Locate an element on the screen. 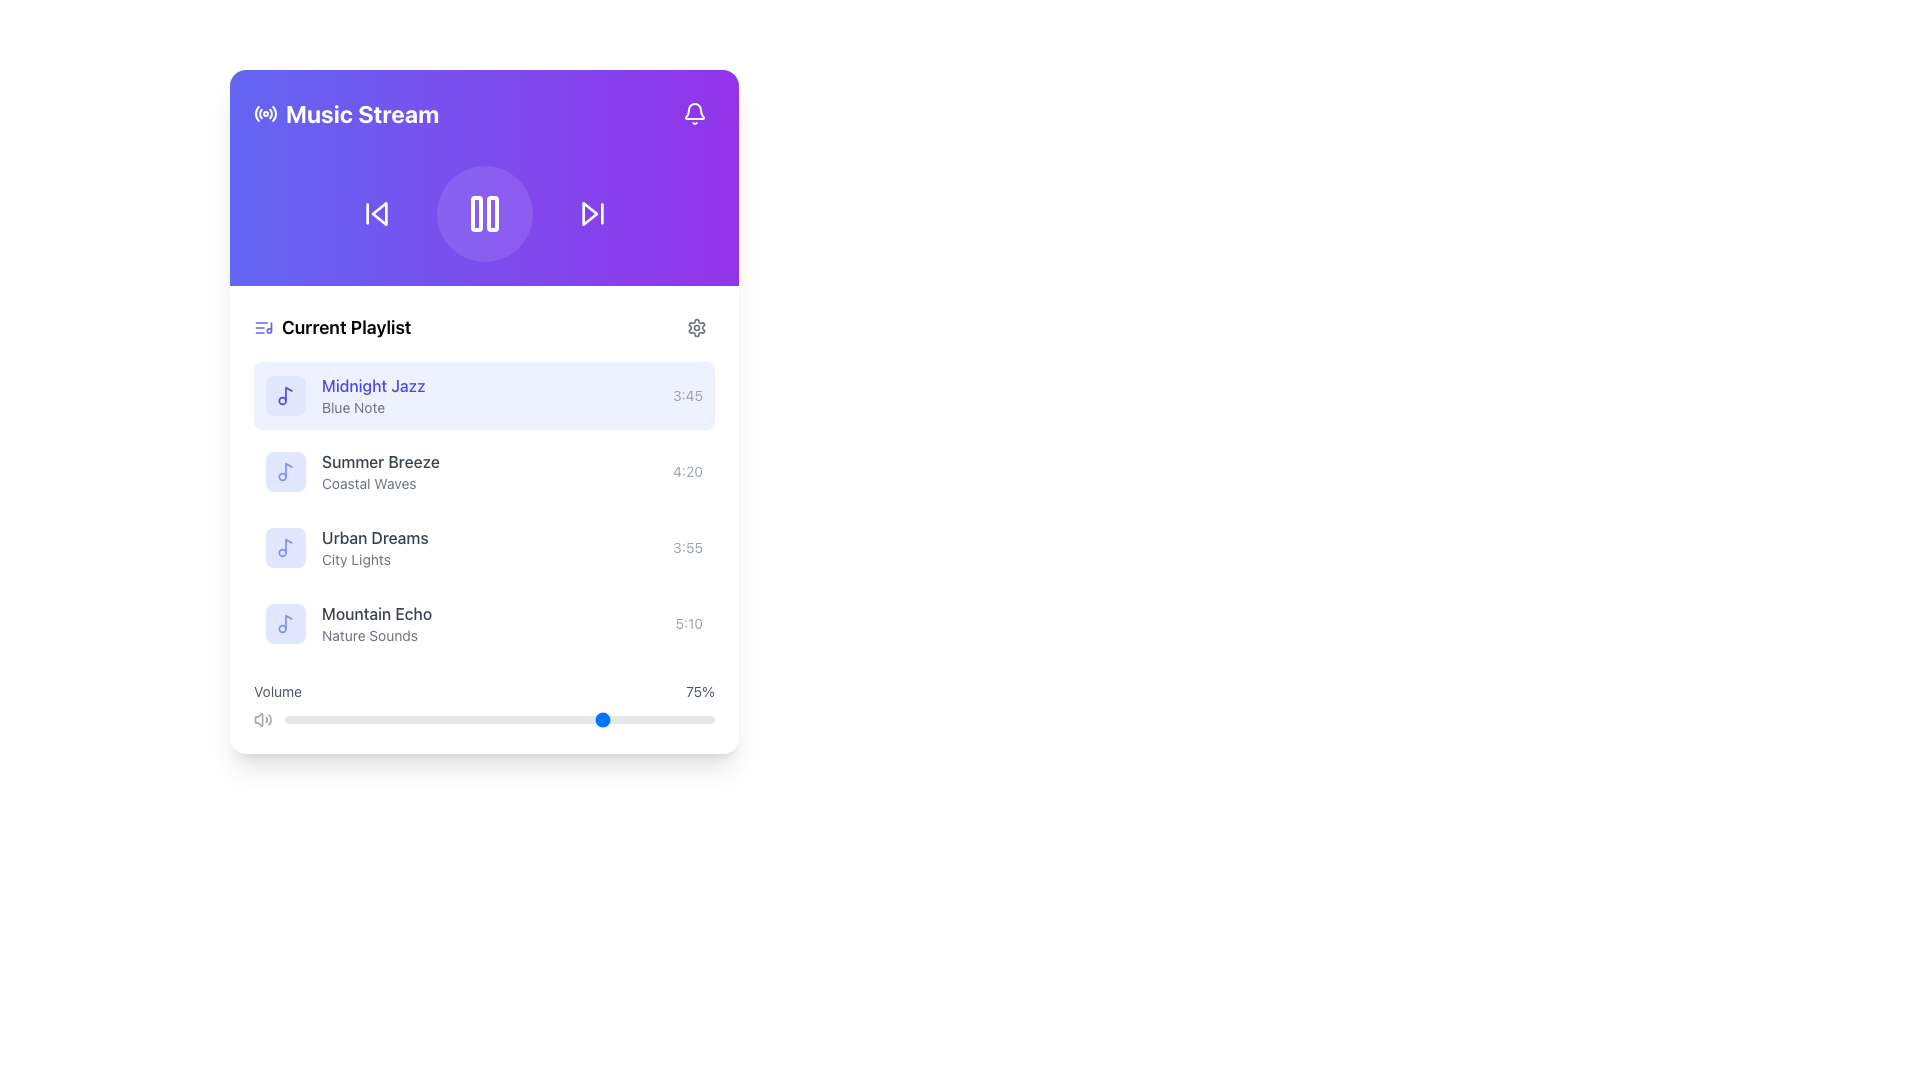 This screenshot has width=1920, height=1080. the first interactive list item representing the music track 'Midnight Jazz' for additional options is located at coordinates (484, 396).